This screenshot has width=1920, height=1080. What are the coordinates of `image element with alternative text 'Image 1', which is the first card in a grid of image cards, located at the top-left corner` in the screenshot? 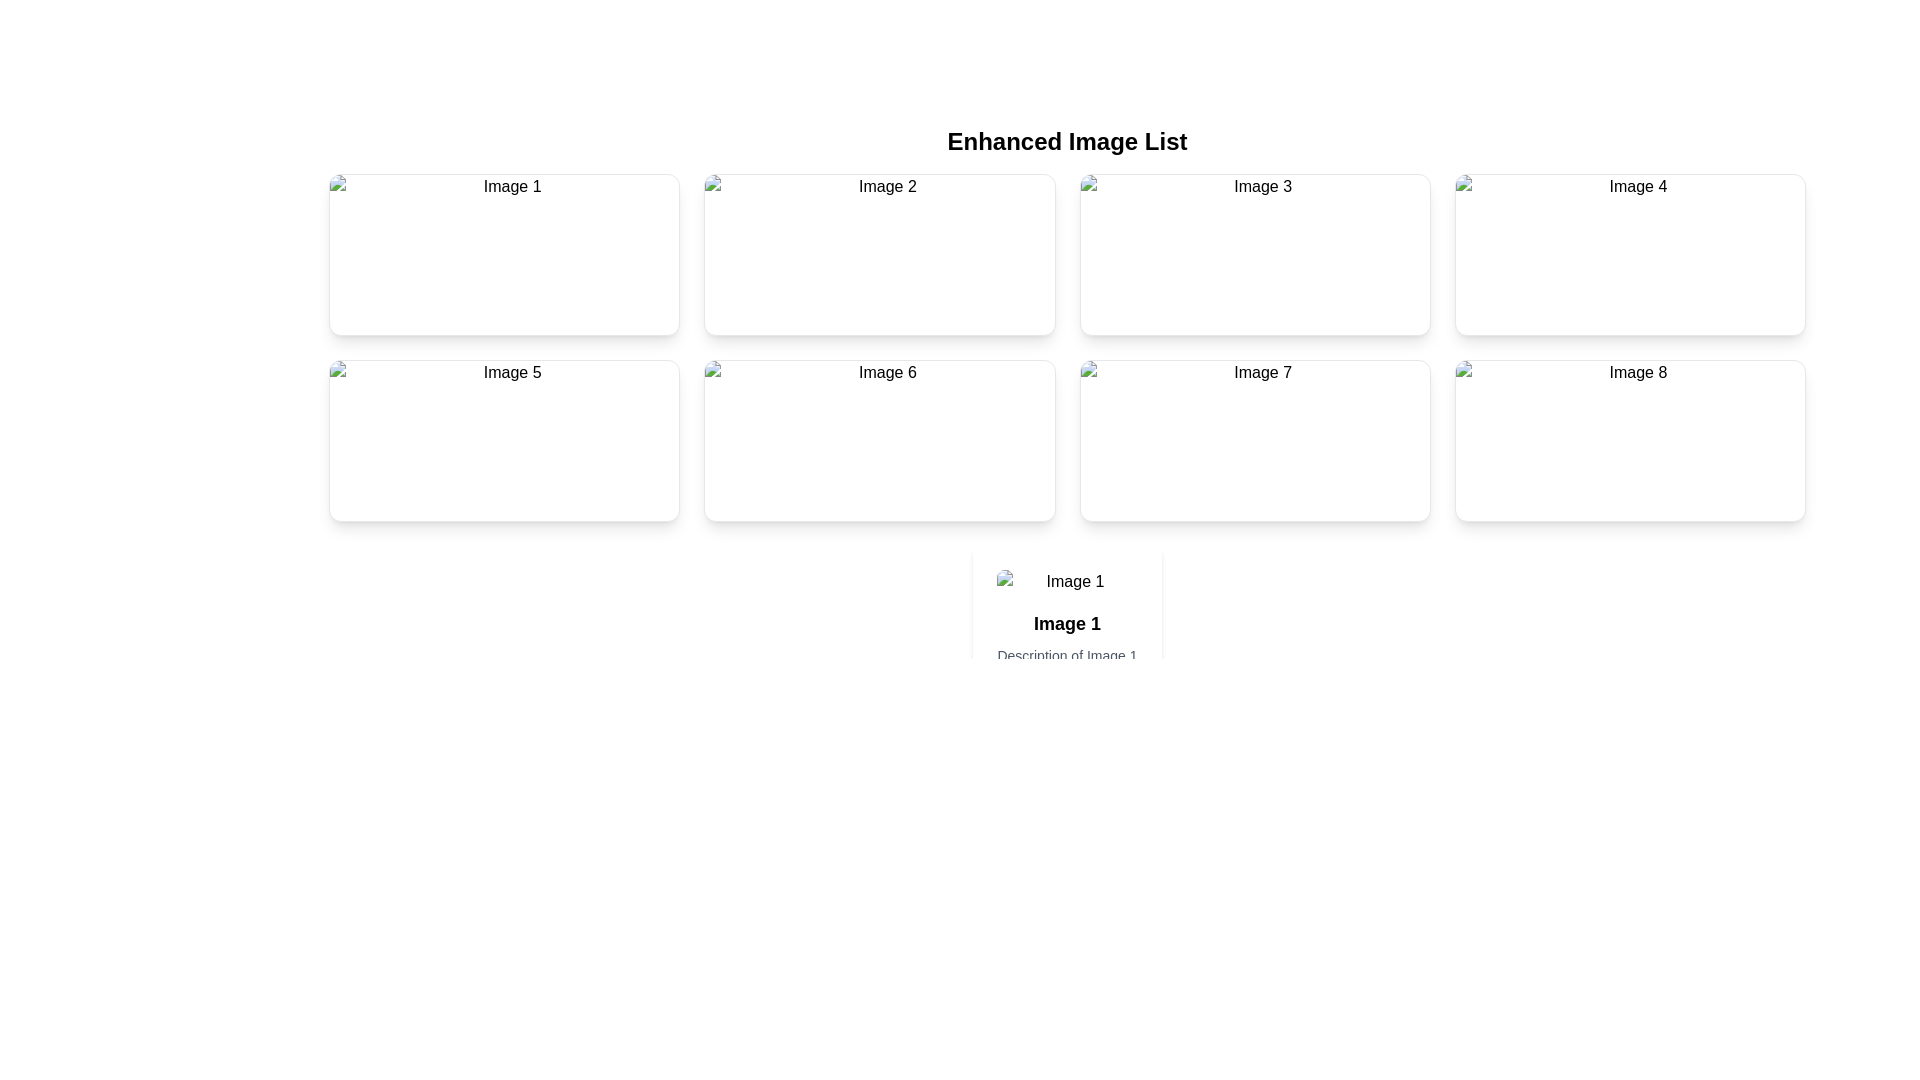 It's located at (504, 253).